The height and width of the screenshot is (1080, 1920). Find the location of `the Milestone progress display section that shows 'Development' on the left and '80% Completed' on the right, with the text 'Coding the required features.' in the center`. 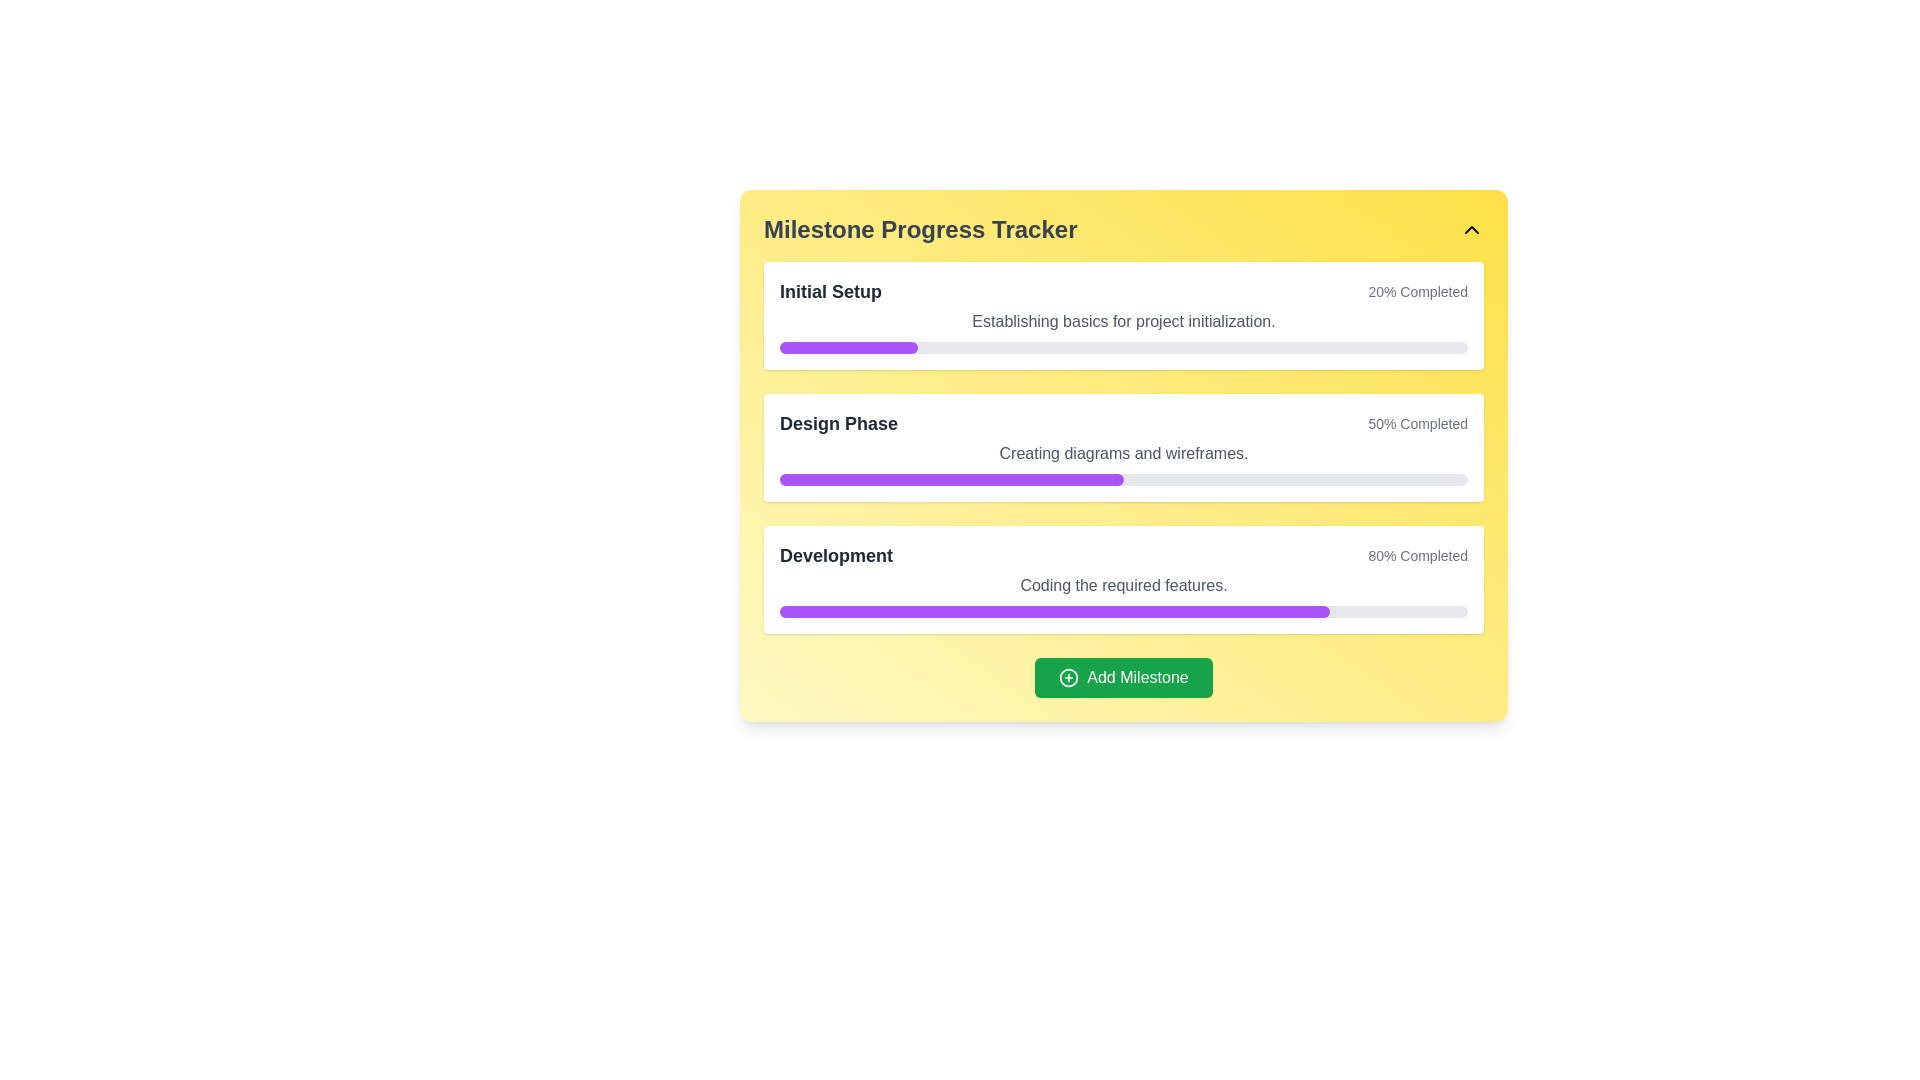

the Milestone progress display section that shows 'Development' on the left and '80% Completed' on the right, with the text 'Coding the required features.' in the center is located at coordinates (1123, 579).